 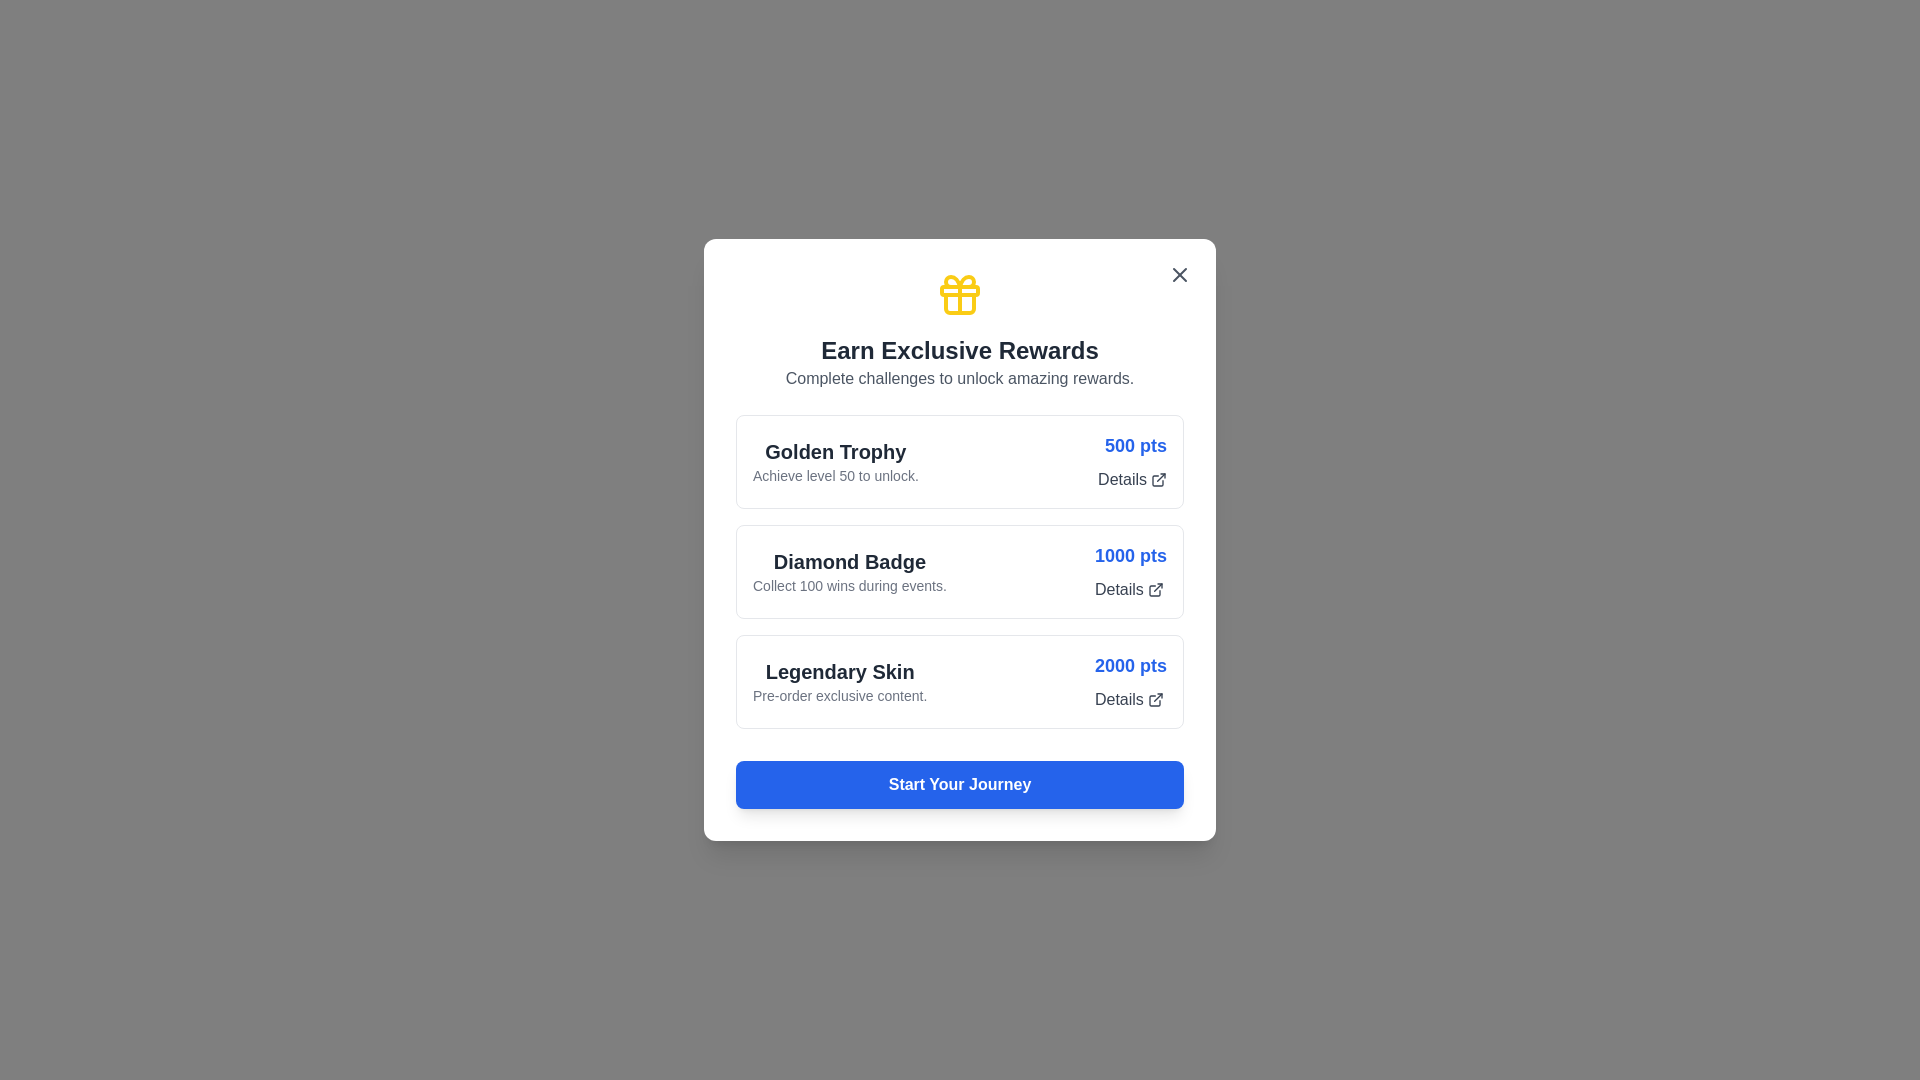 What do you see at coordinates (1131, 571) in the screenshot?
I see `the text label link indicating reward points associated with the 'Diamond Badge' item` at bounding box center [1131, 571].